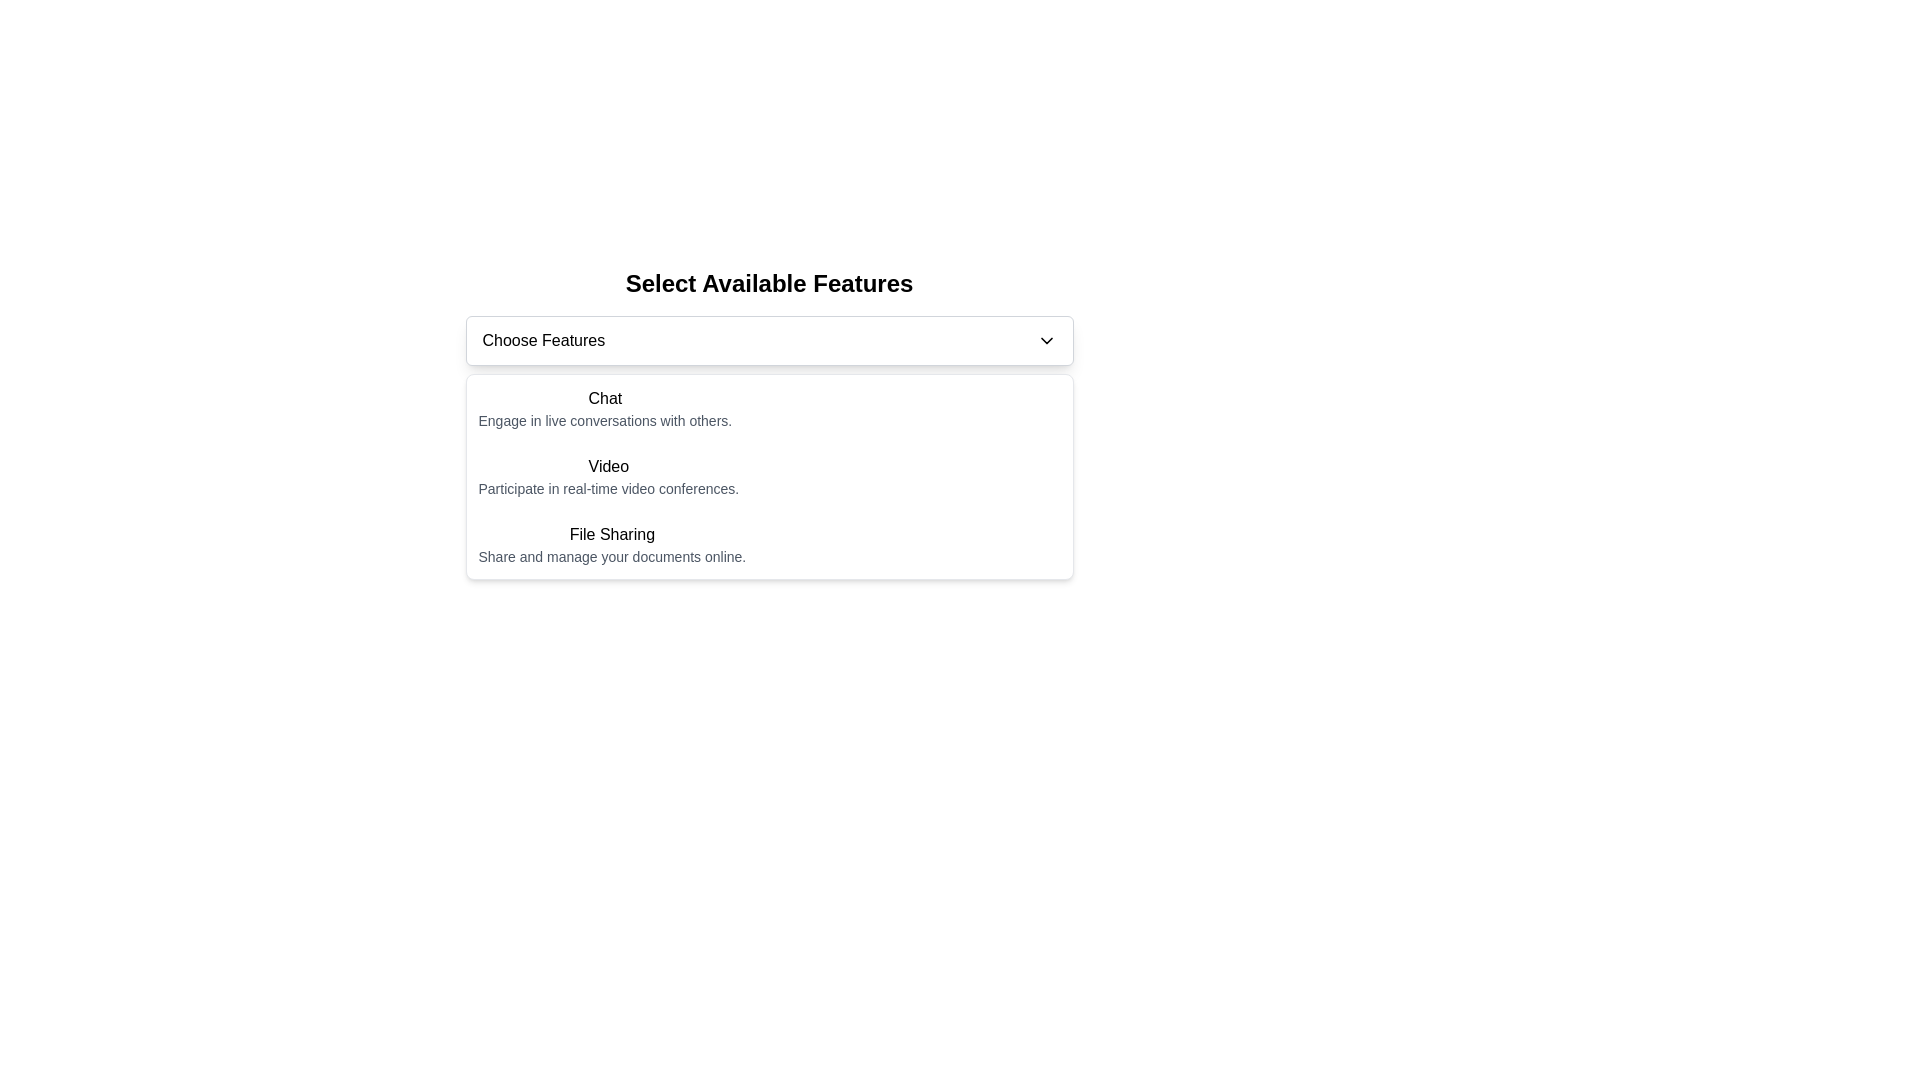 The image size is (1920, 1080). Describe the element at coordinates (768, 284) in the screenshot. I see `the header element with the text 'Select Available Features', which is styled in bold and centered at the top of the page` at that location.